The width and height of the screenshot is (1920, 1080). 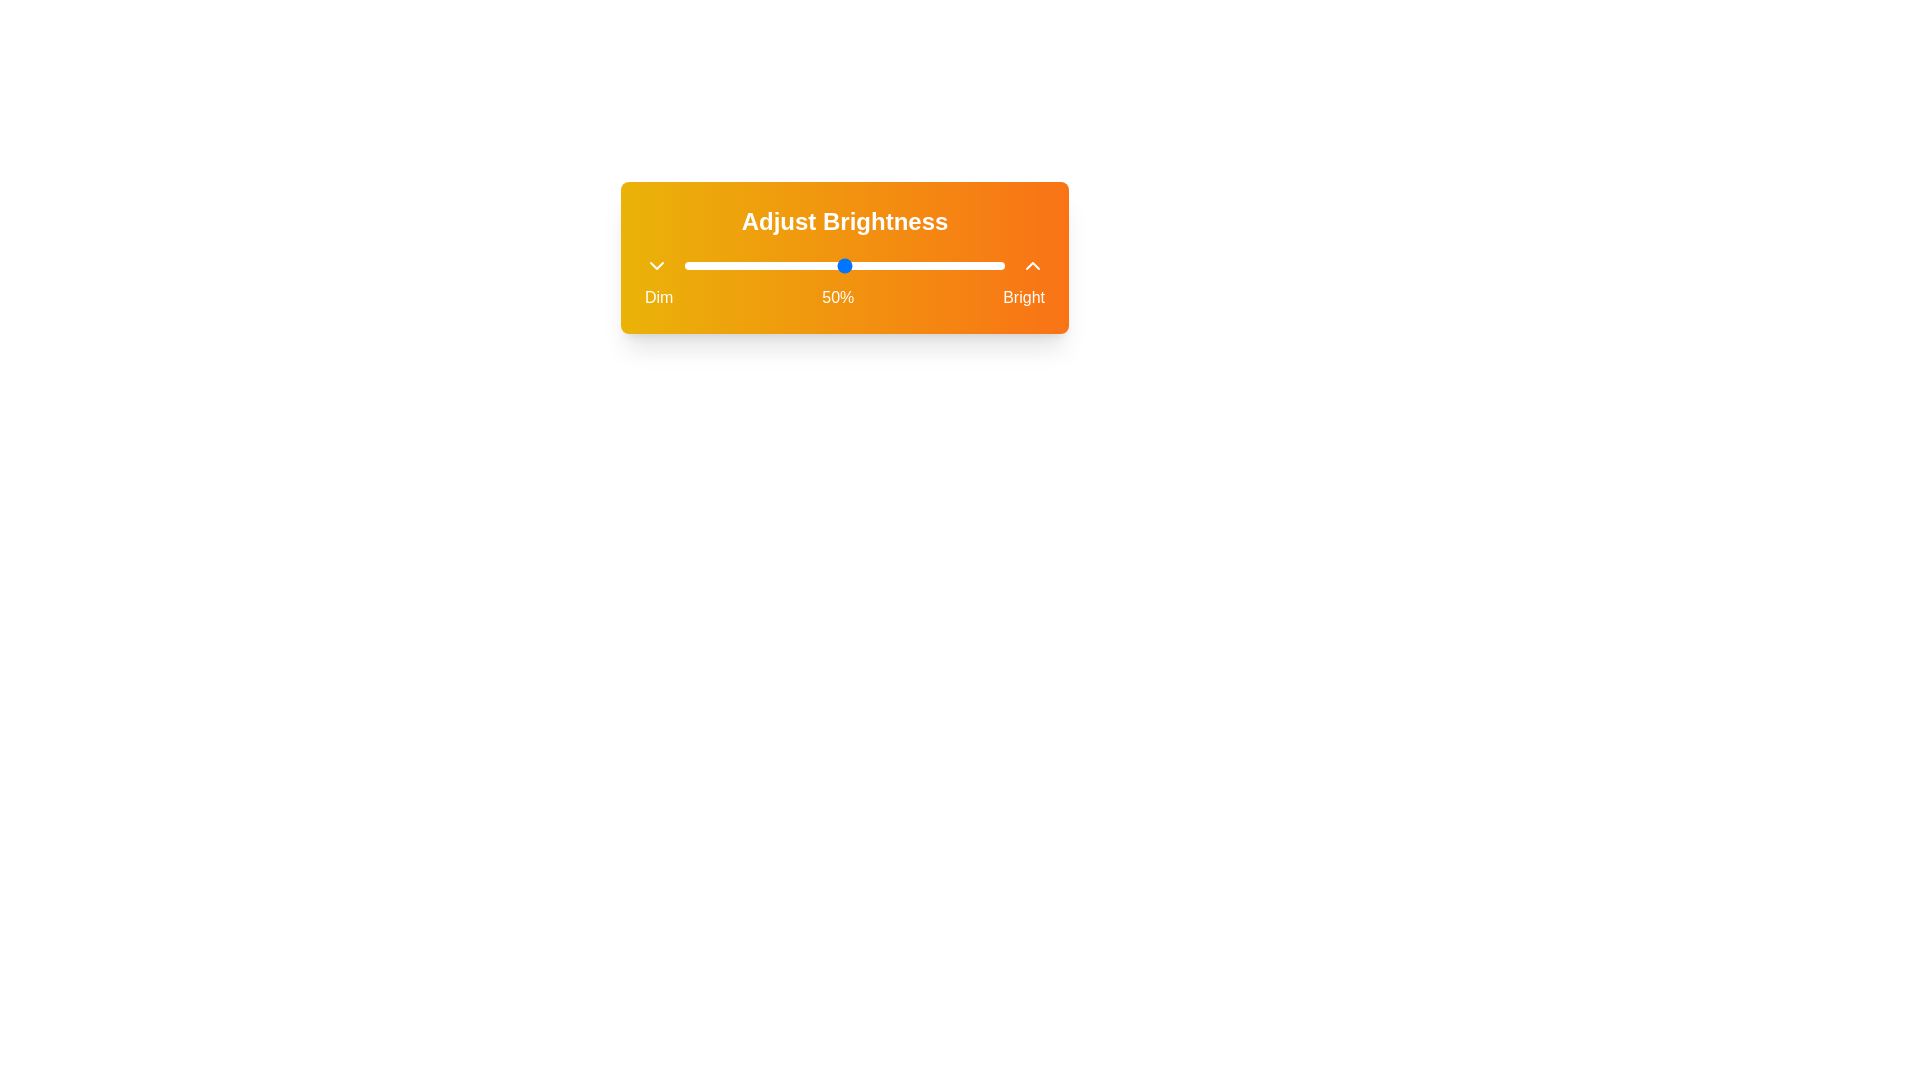 I want to click on the 'Dim' static text label in the brightness adjustment settings, which is the first label in a horizontal layout containing 'Dim', '50%', and 'Bright', so click(x=659, y=297).